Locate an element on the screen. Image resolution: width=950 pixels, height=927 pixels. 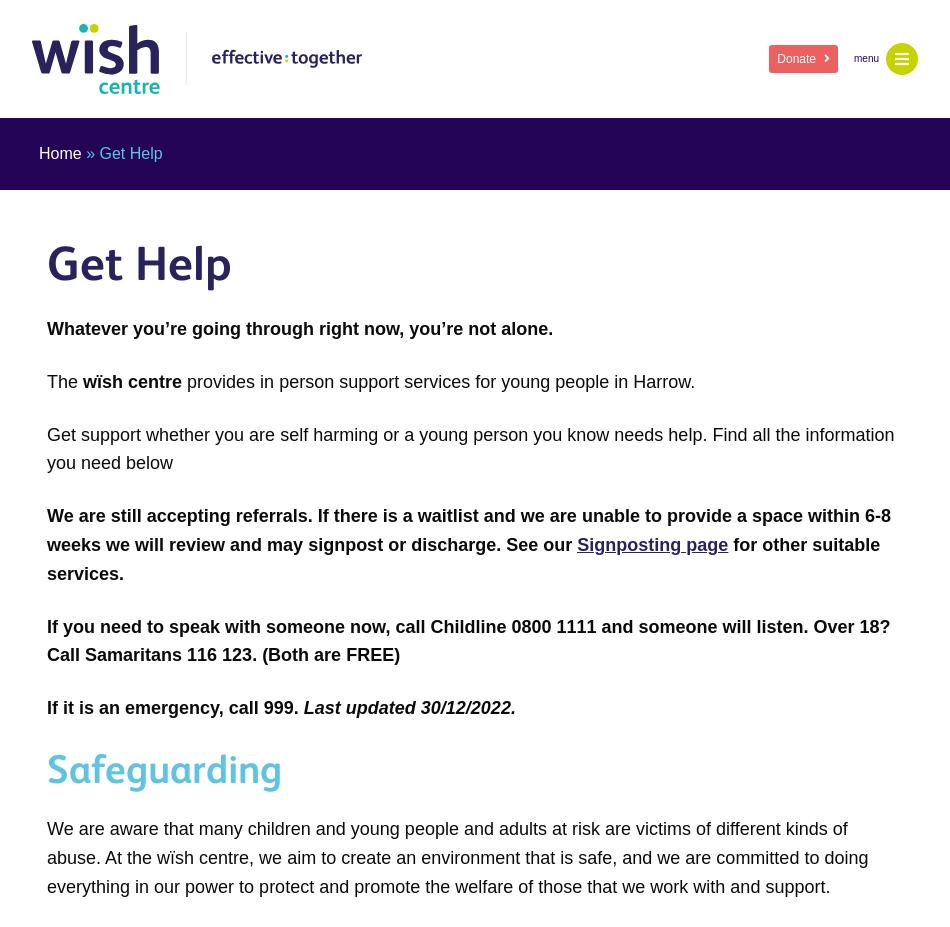
'and someone will listen. Over 18? Call Samaritans 116 123. (Both are FREE)' is located at coordinates (47, 639).